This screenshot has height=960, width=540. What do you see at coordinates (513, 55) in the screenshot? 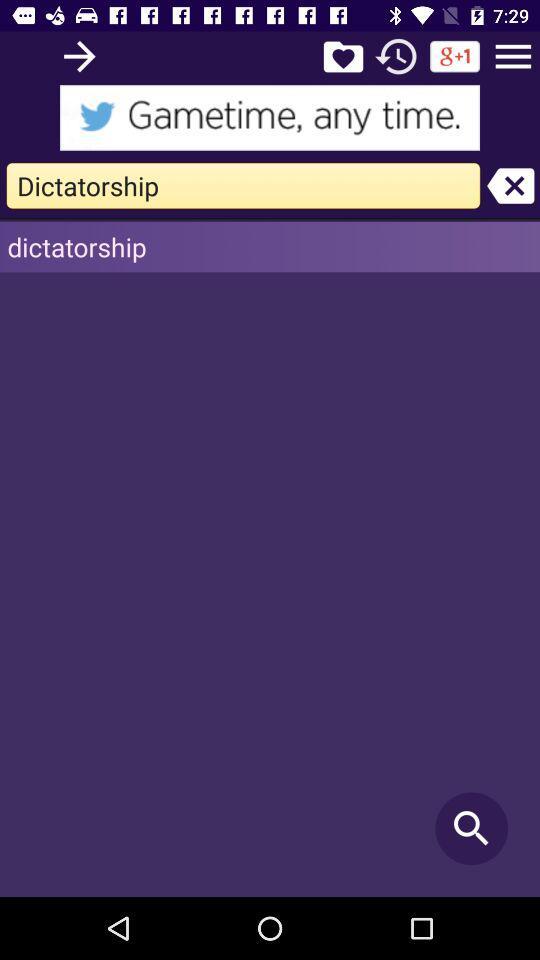
I see `see menu items` at bounding box center [513, 55].